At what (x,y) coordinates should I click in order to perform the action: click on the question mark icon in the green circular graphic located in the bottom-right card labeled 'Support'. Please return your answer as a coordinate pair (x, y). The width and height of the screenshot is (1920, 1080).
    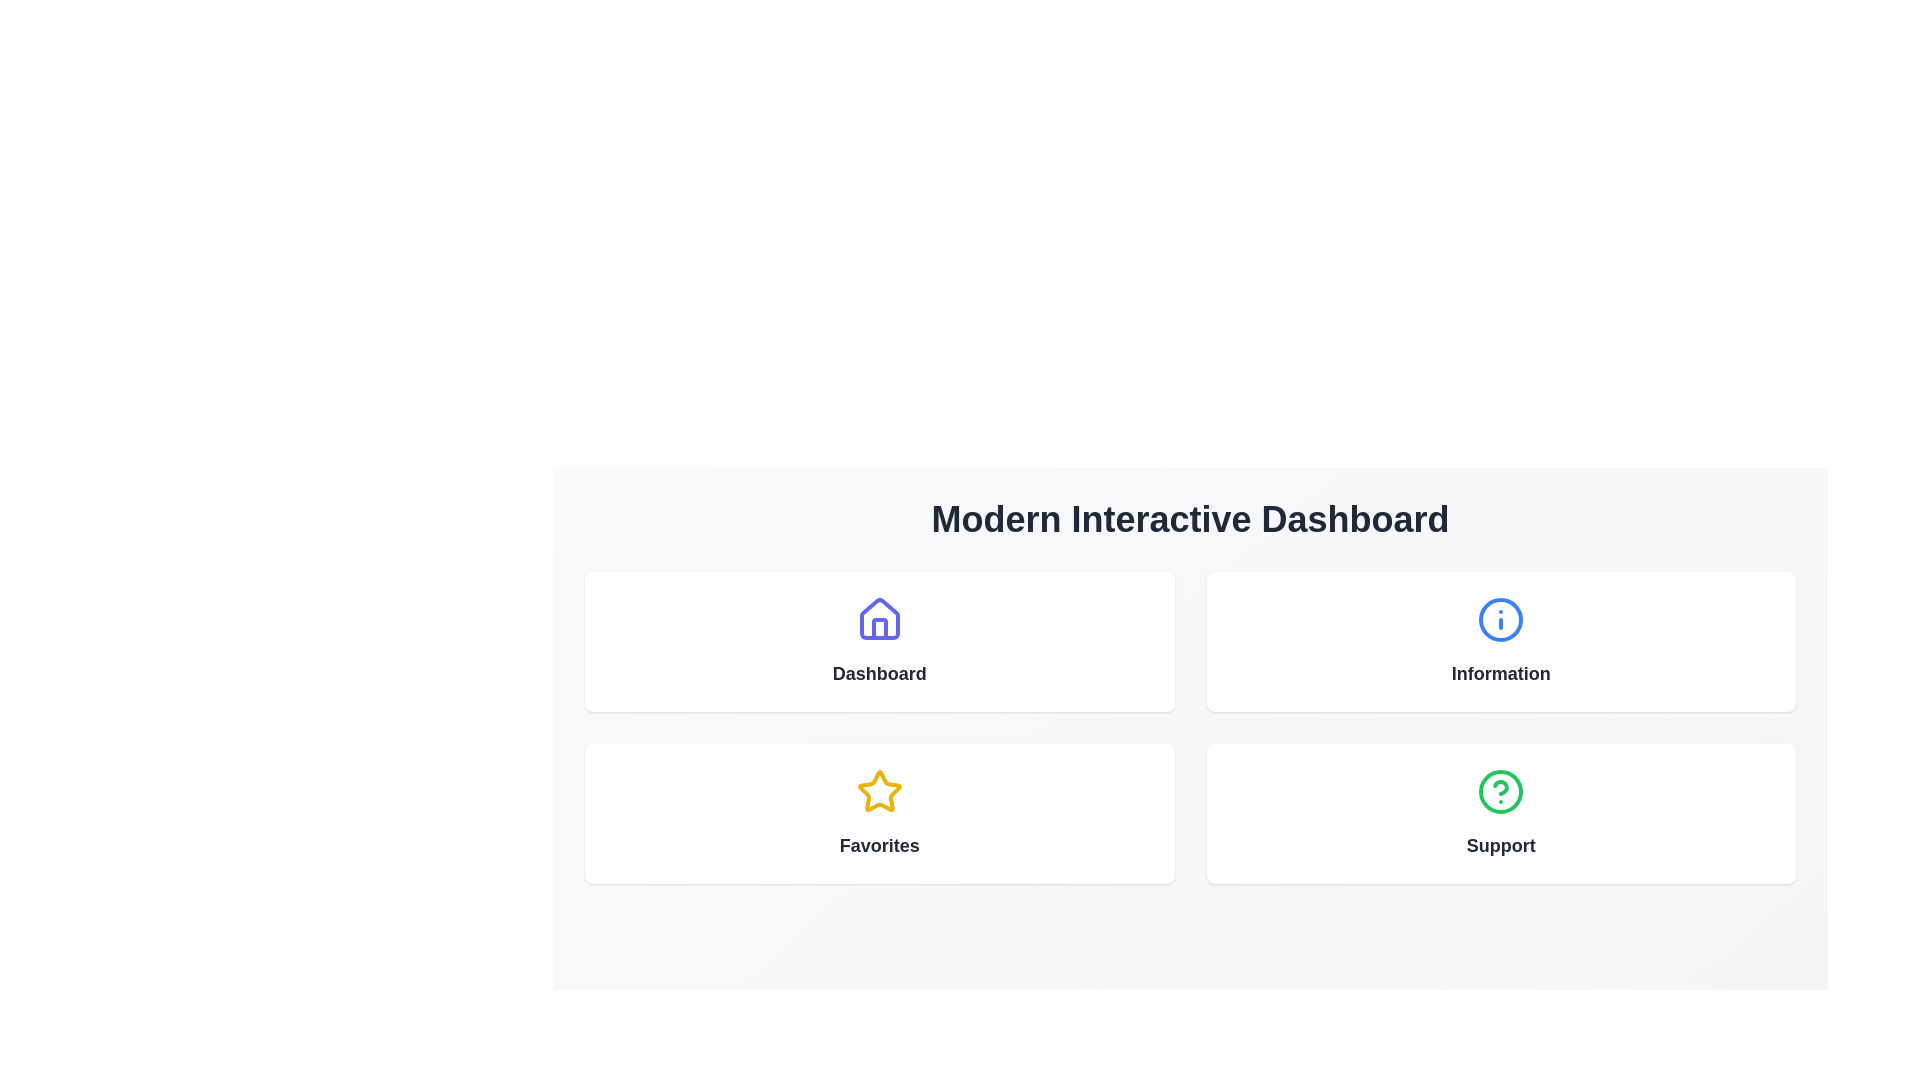
    Looking at the image, I should click on (1501, 786).